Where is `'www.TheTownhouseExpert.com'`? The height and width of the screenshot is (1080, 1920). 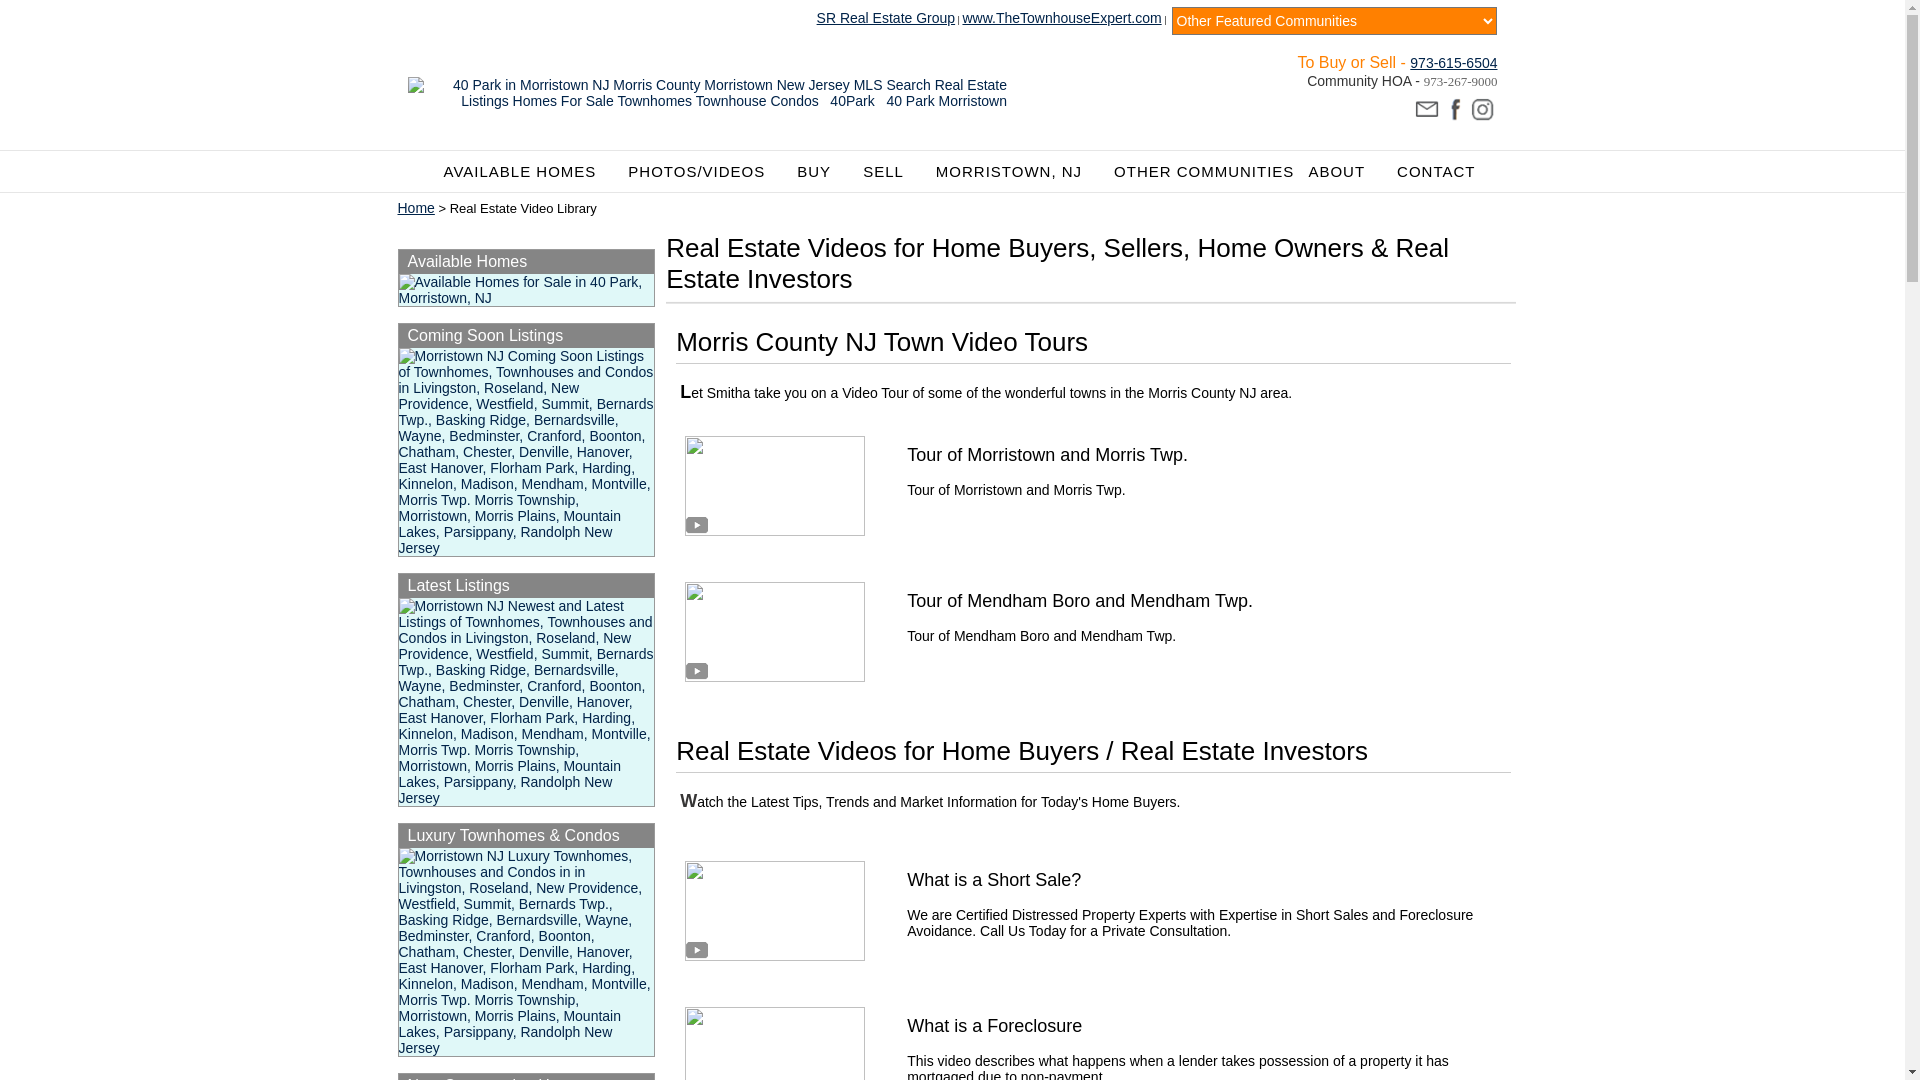
'www.TheTownhouseExpert.com' is located at coordinates (1060, 18).